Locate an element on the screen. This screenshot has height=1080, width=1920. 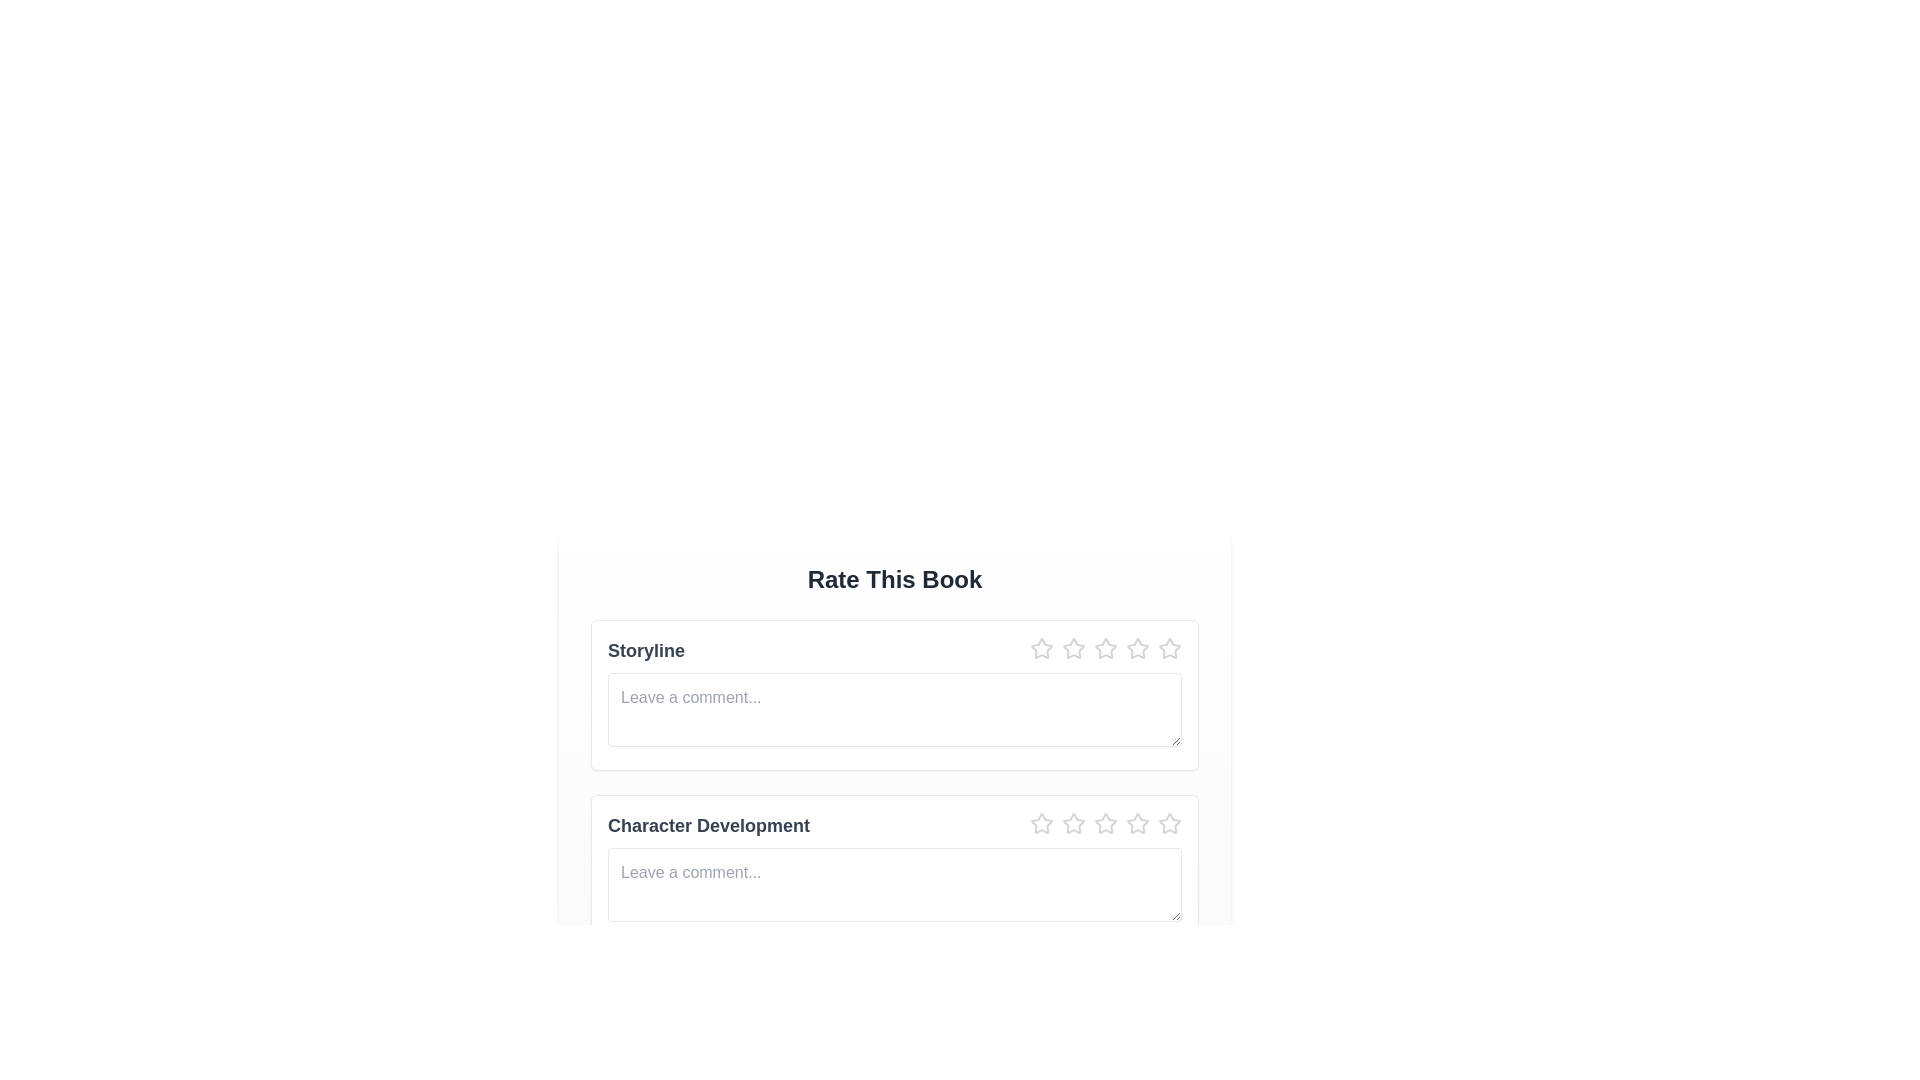
the third star-shaped rating icon, which is light gray and part of a sequence for the 'Character Development' section is located at coordinates (1073, 824).